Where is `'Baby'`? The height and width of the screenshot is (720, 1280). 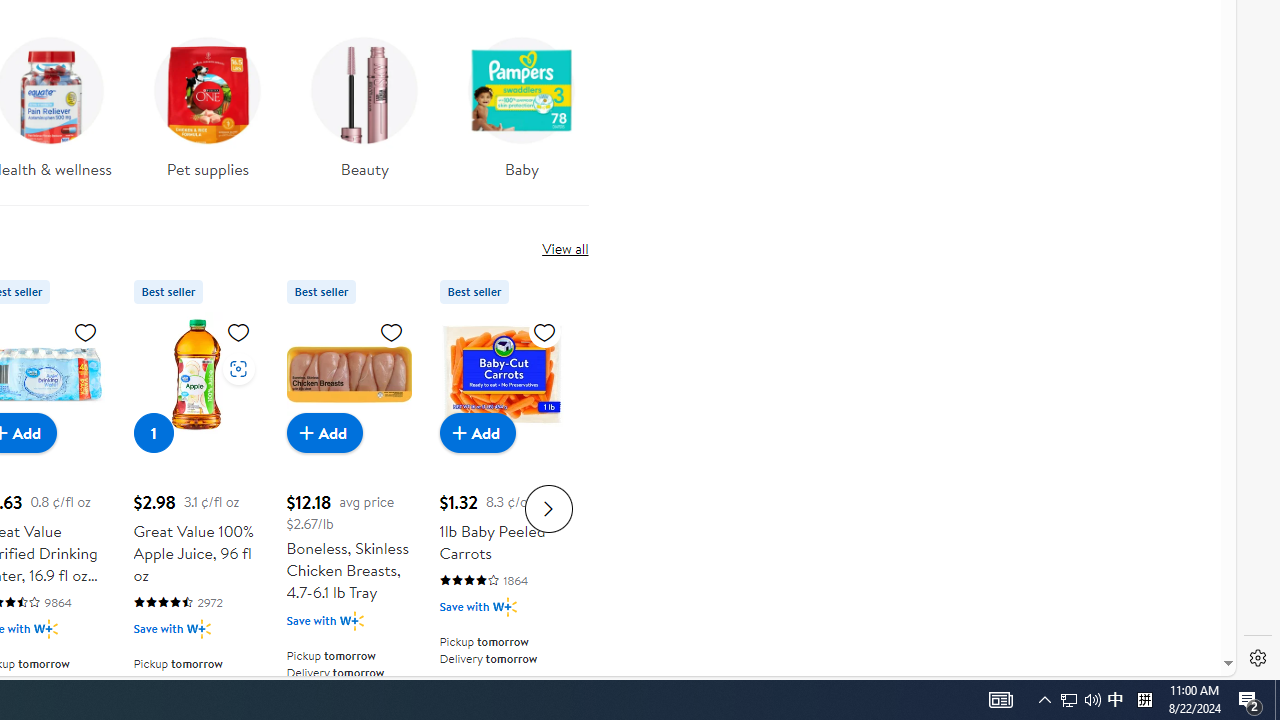
'Baby' is located at coordinates (521, 101).